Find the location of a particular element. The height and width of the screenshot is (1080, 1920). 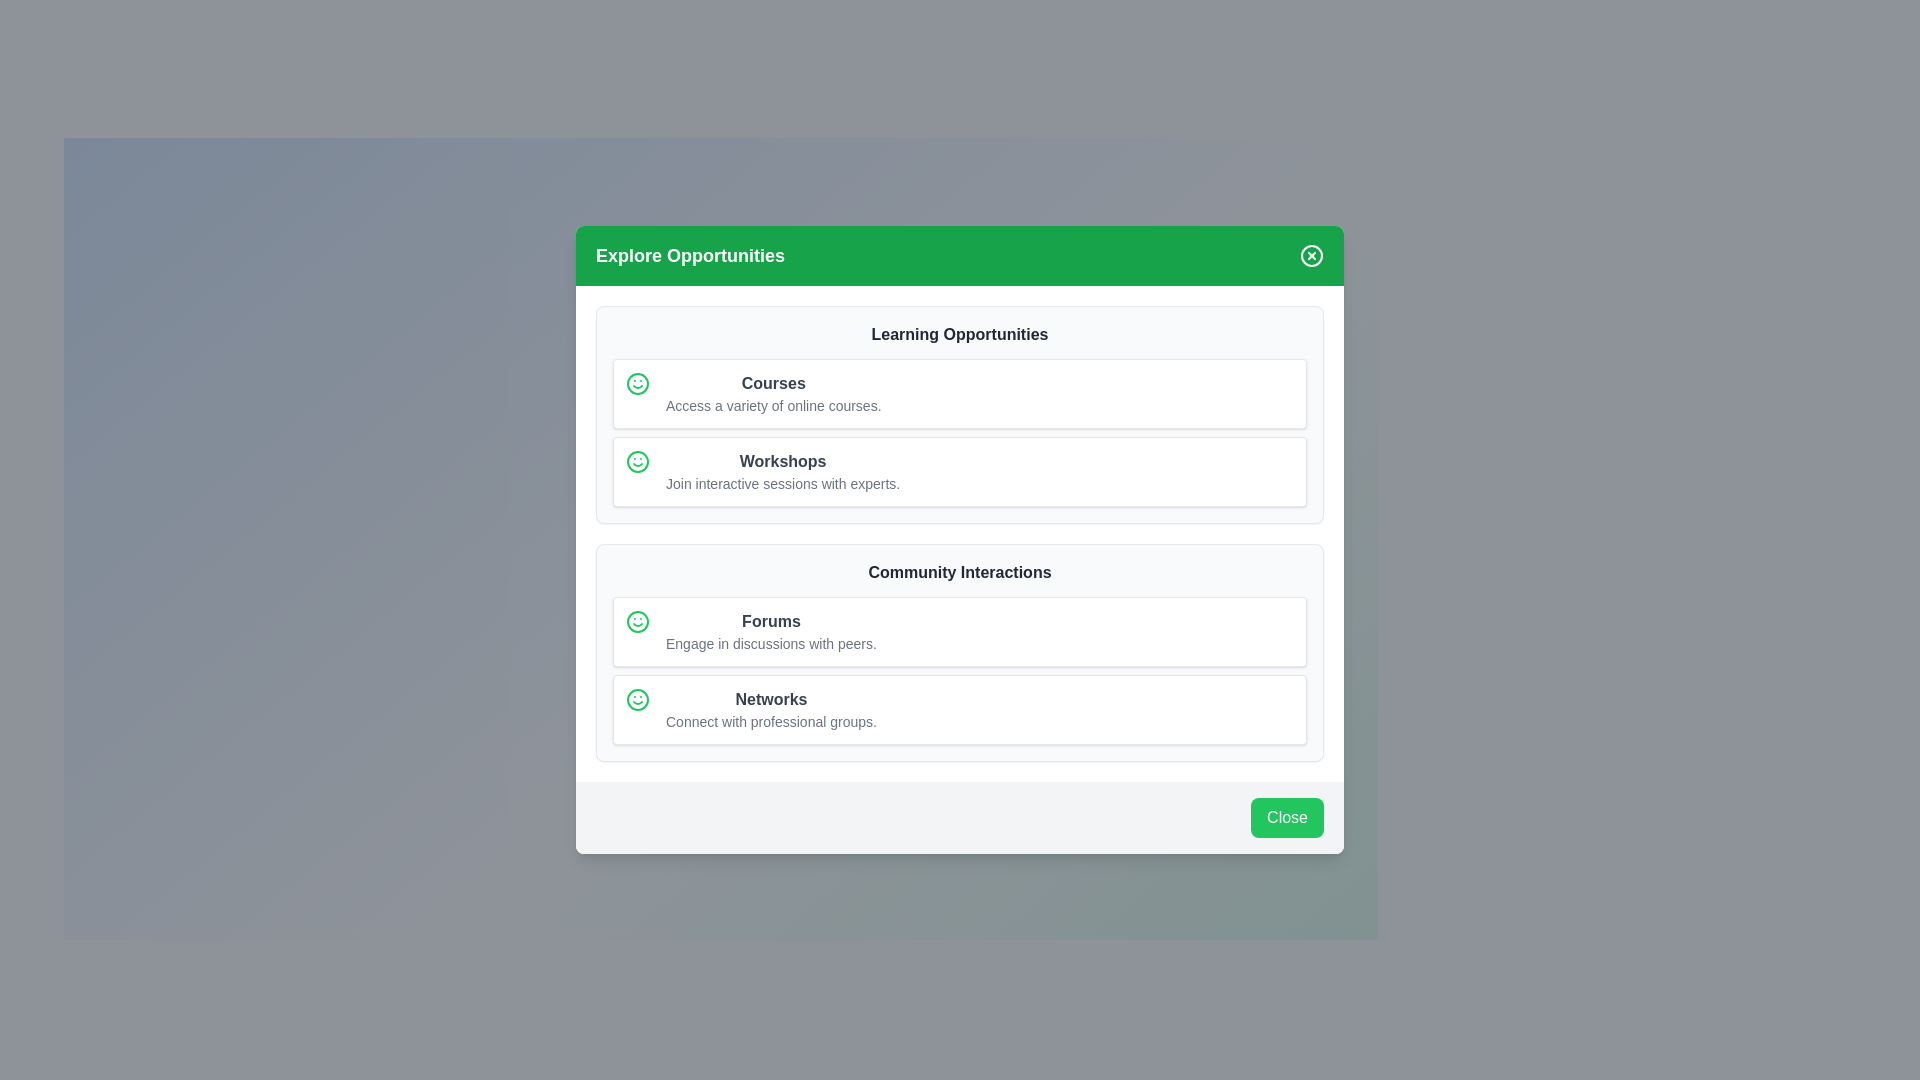

the text label located on the left side of the green header section at the top of the white content box, which serves as a title for the toolbar is located at coordinates (690, 254).